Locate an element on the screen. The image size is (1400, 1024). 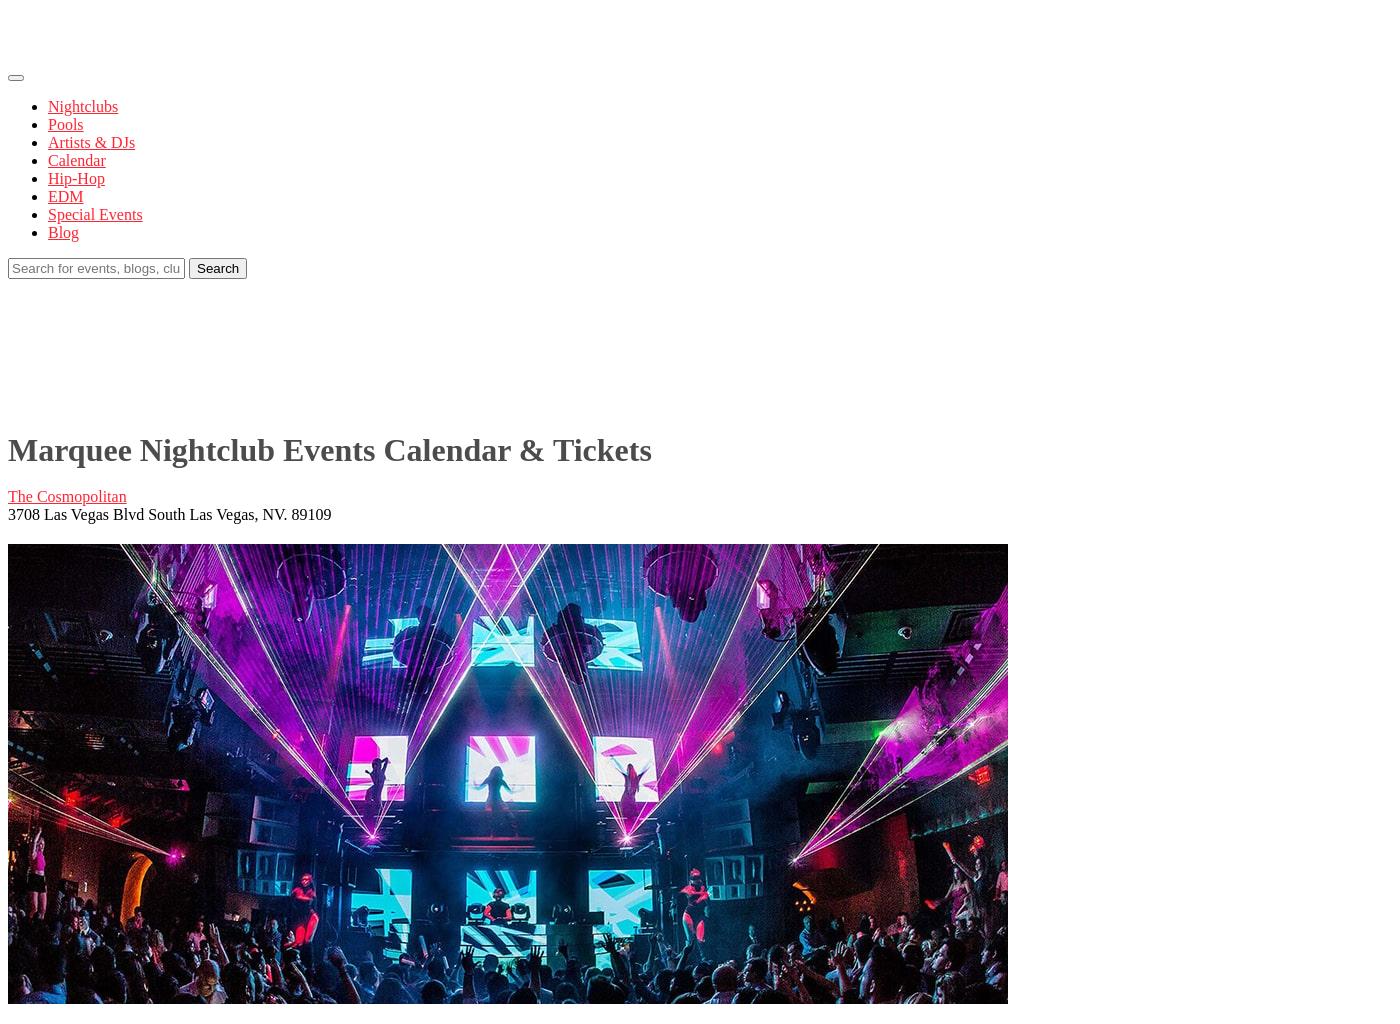
'Pools' is located at coordinates (48, 123).